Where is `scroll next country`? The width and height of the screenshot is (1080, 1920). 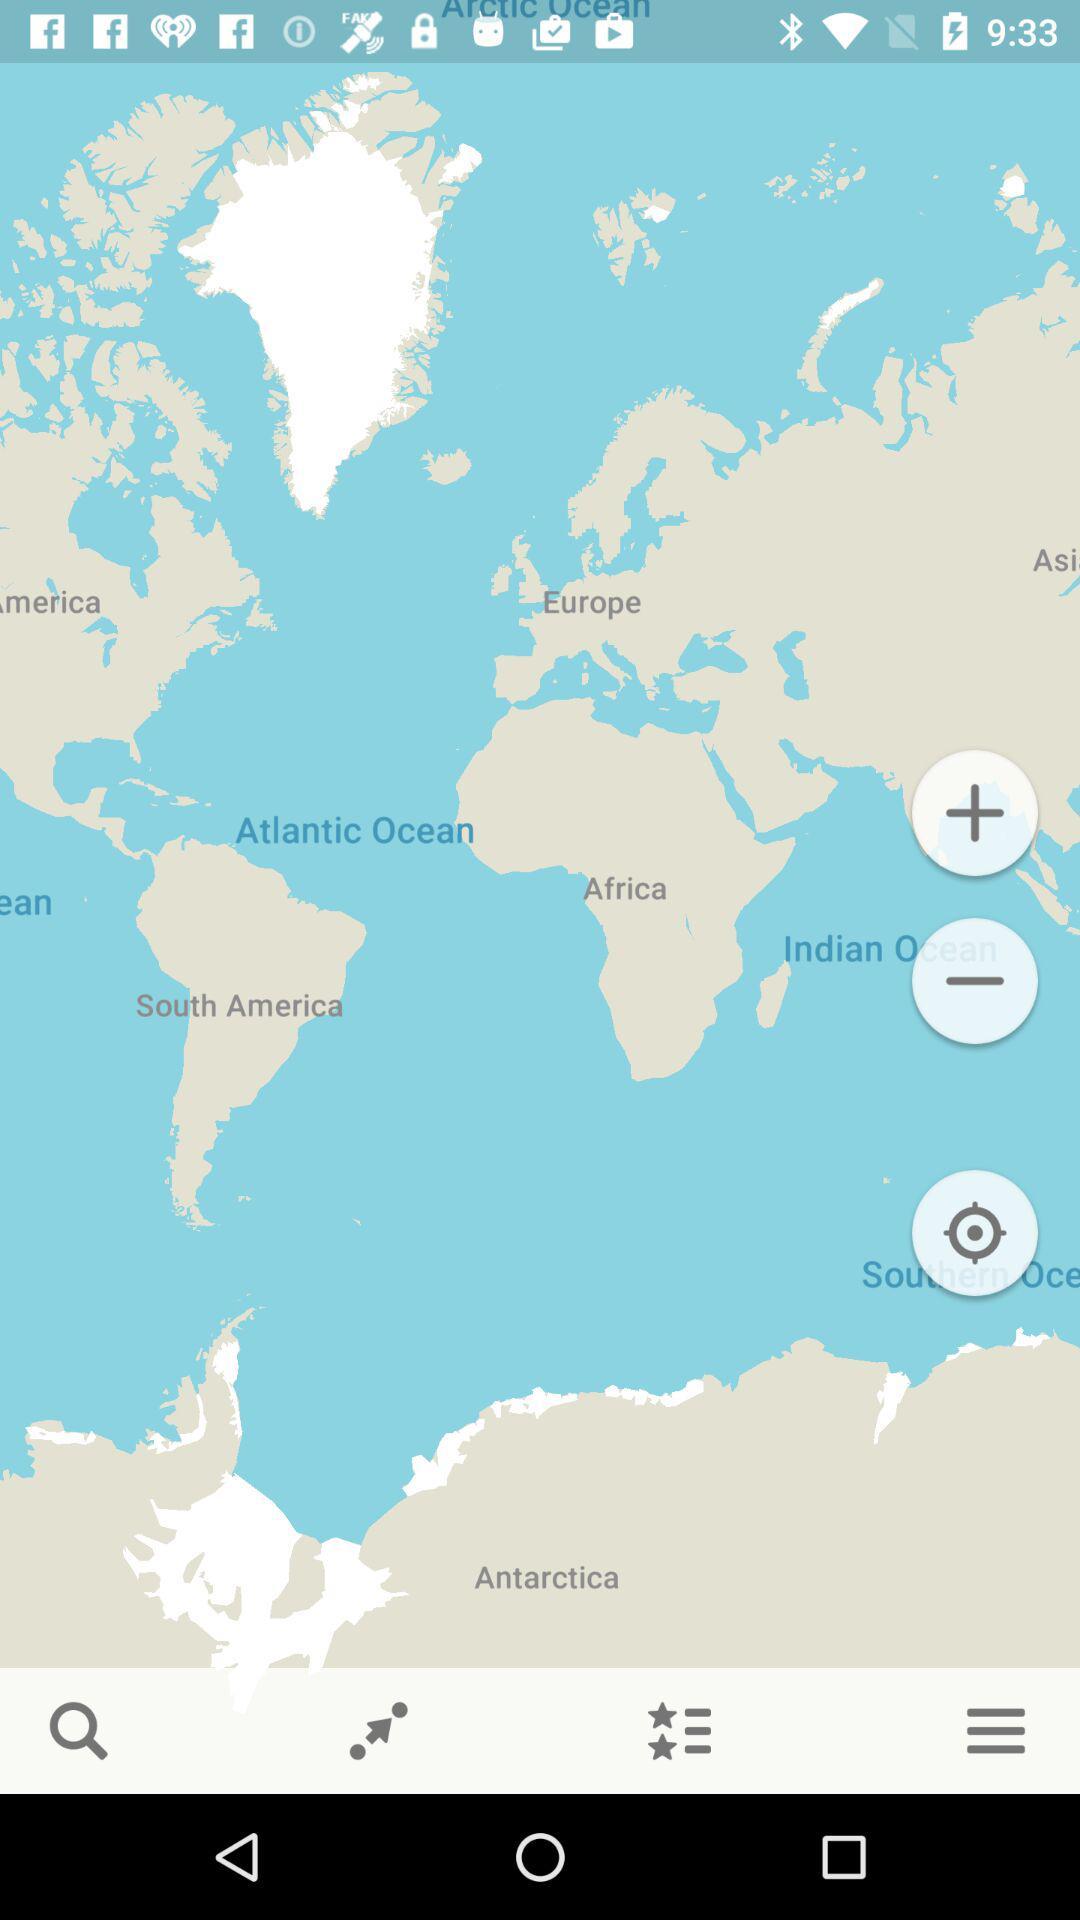
scroll next country is located at coordinates (378, 1730).